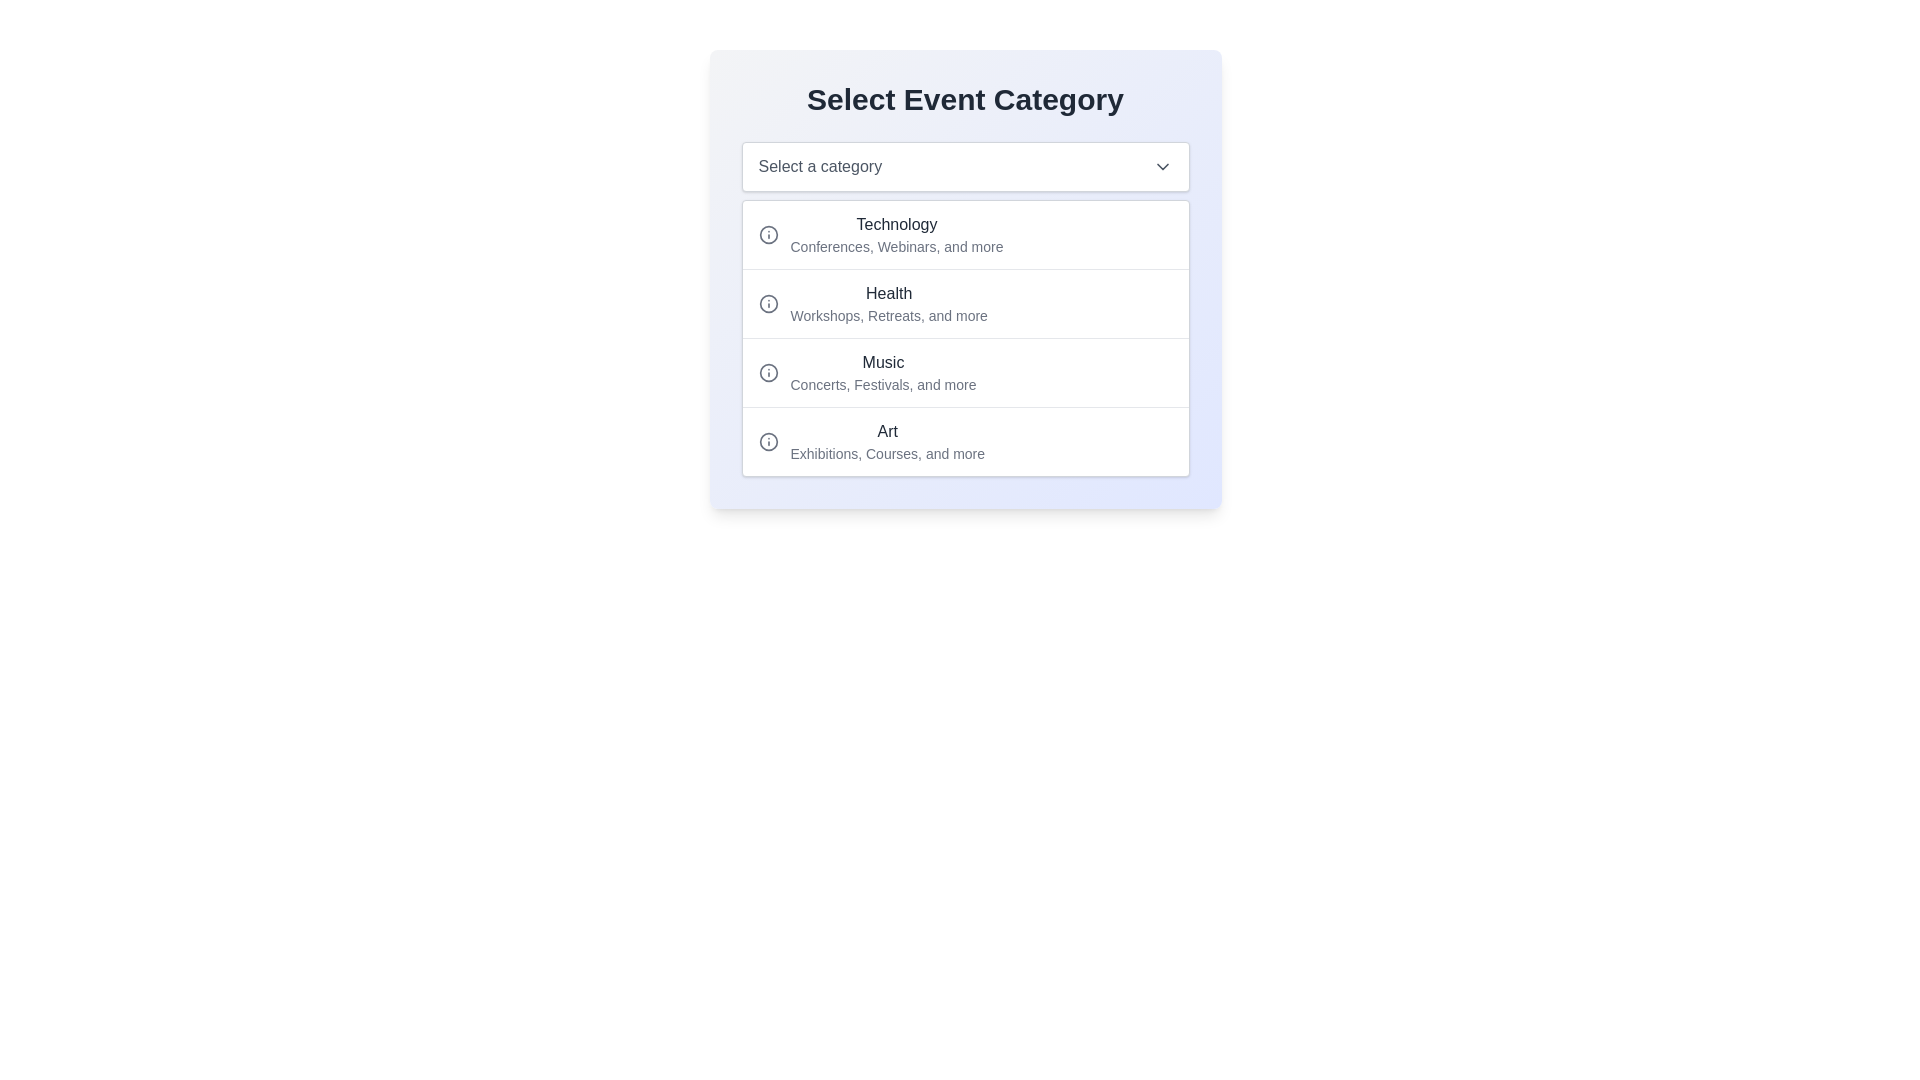 The image size is (1920, 1080). What do you see at coordinates (767, 373) in the screenshot?
I see `the circular icon associated with the 'Music' category option, which is the third item in the vertically stacked list` at bounding box center [767, 373].